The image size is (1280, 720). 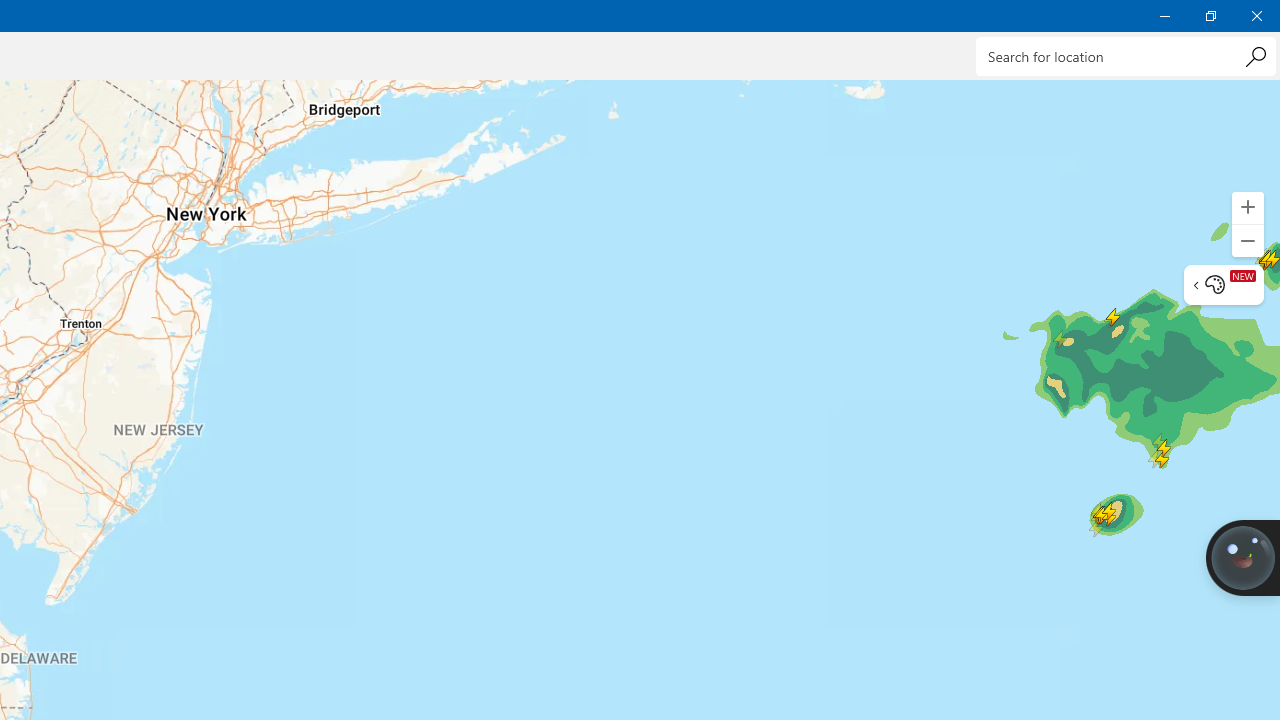 What do you see at coordinates (1125, 55) in the screenshot?
I see `'Search for location'` at bounding box center [1125, 55].